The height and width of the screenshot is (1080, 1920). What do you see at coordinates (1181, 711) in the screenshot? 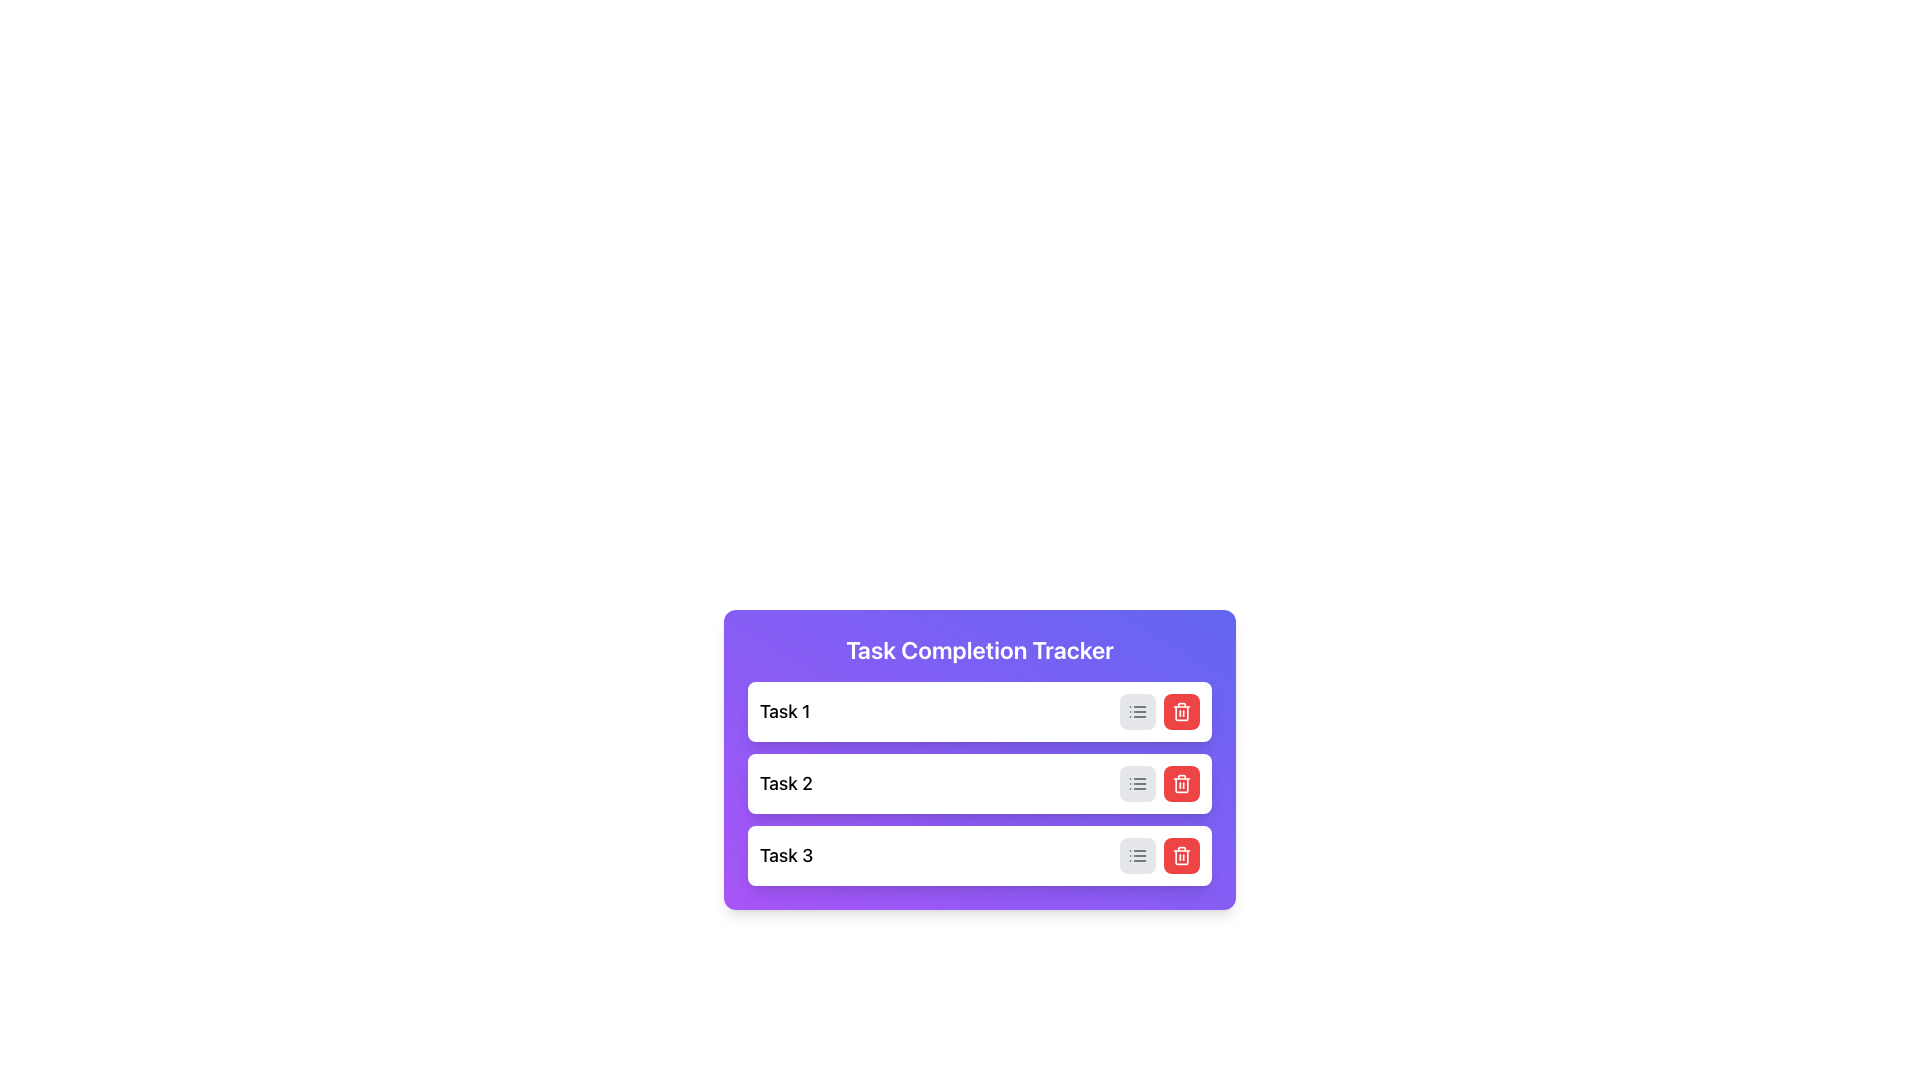
I see `the delete button located at the far right of the first task entry row labeled 'Task 1'` at bounding box center [1181, 711].